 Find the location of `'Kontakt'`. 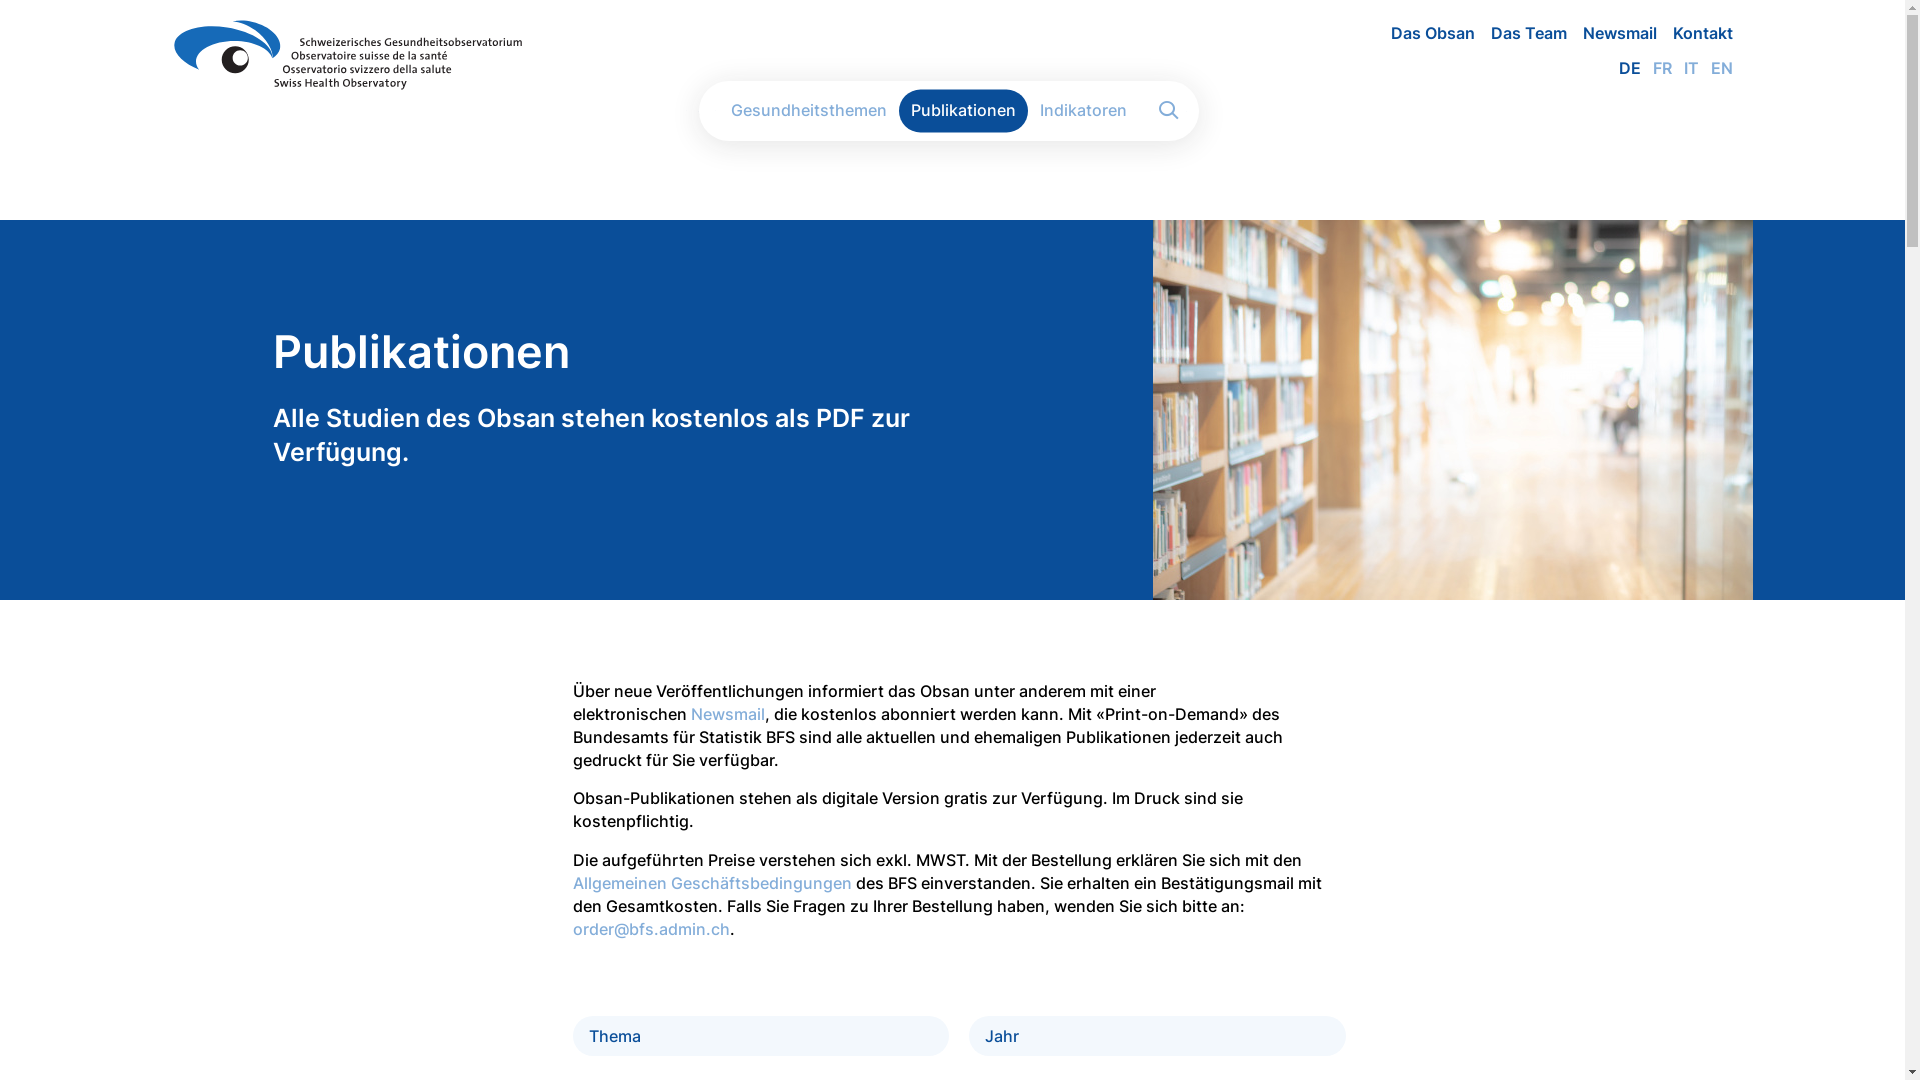

'Kontakt' is located at coordinates (1693, 33).